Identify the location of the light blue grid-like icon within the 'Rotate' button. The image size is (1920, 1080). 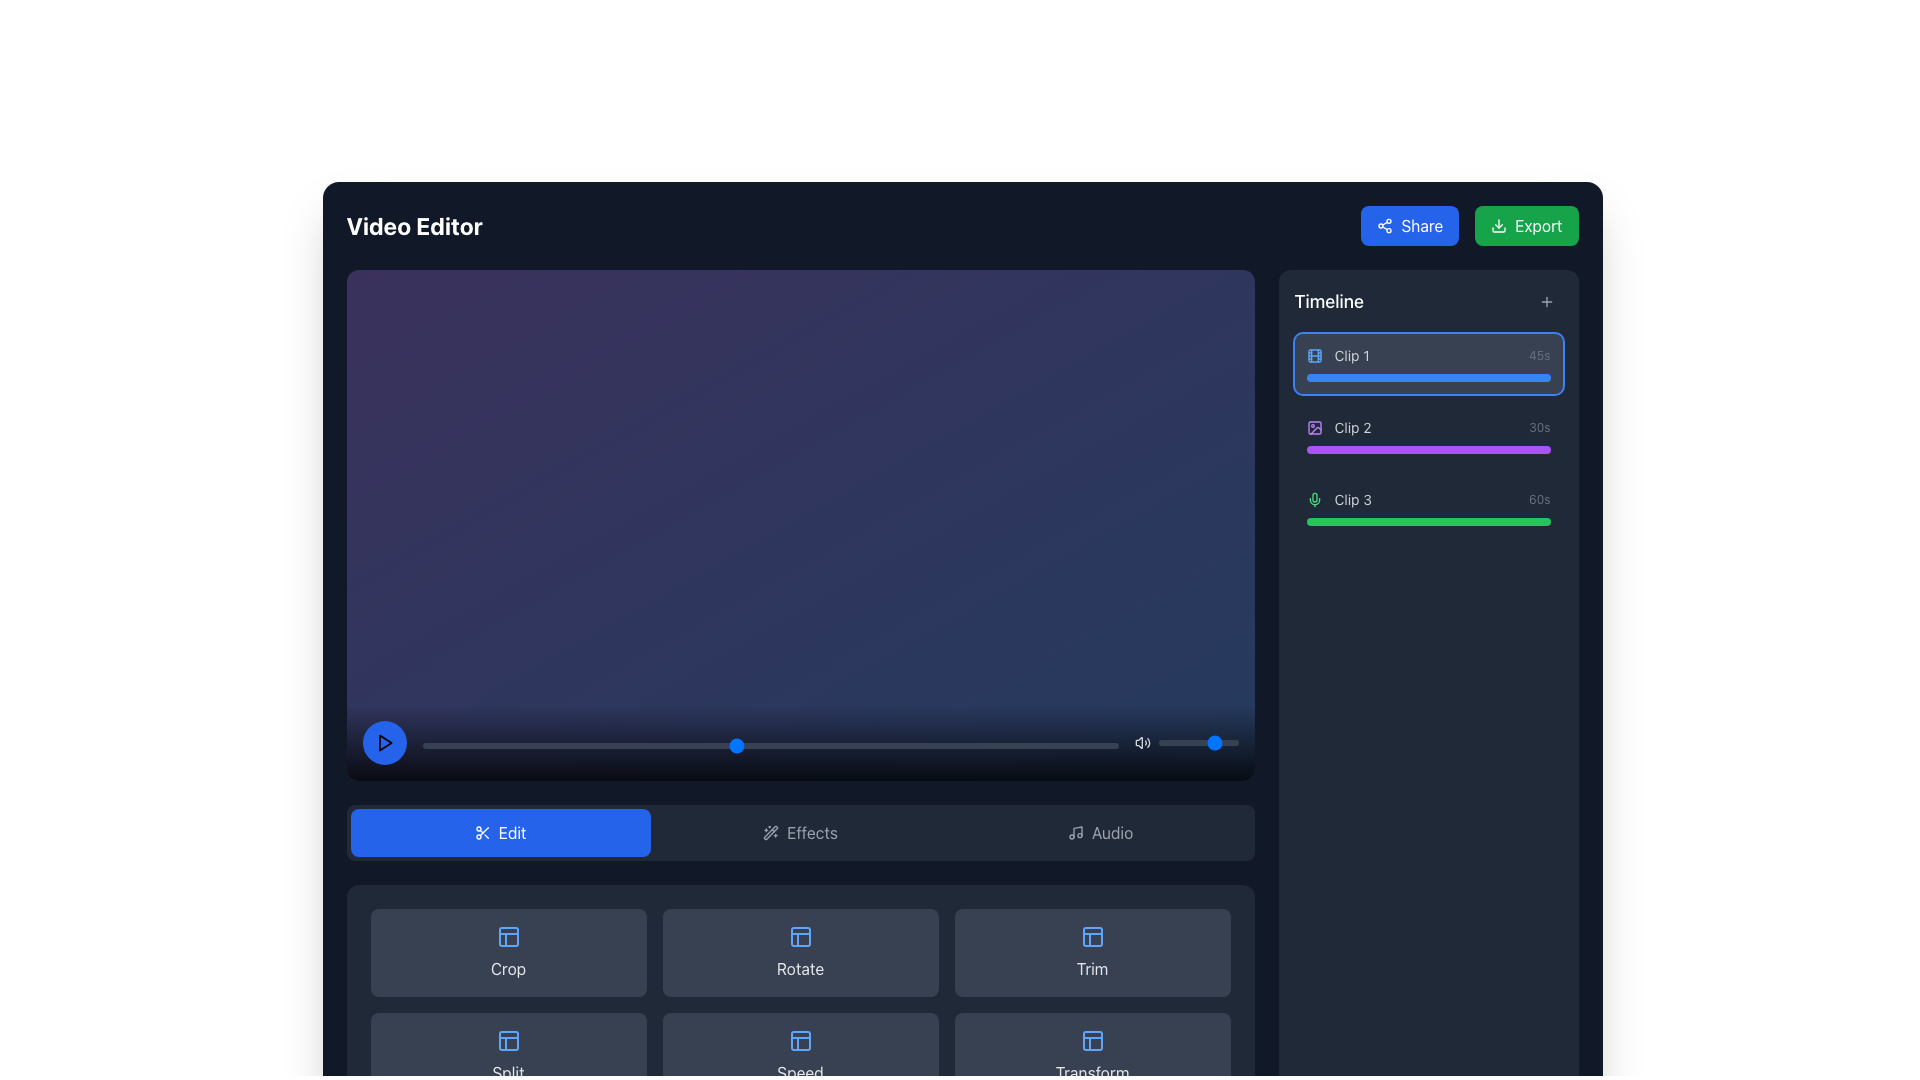
(800, 936).